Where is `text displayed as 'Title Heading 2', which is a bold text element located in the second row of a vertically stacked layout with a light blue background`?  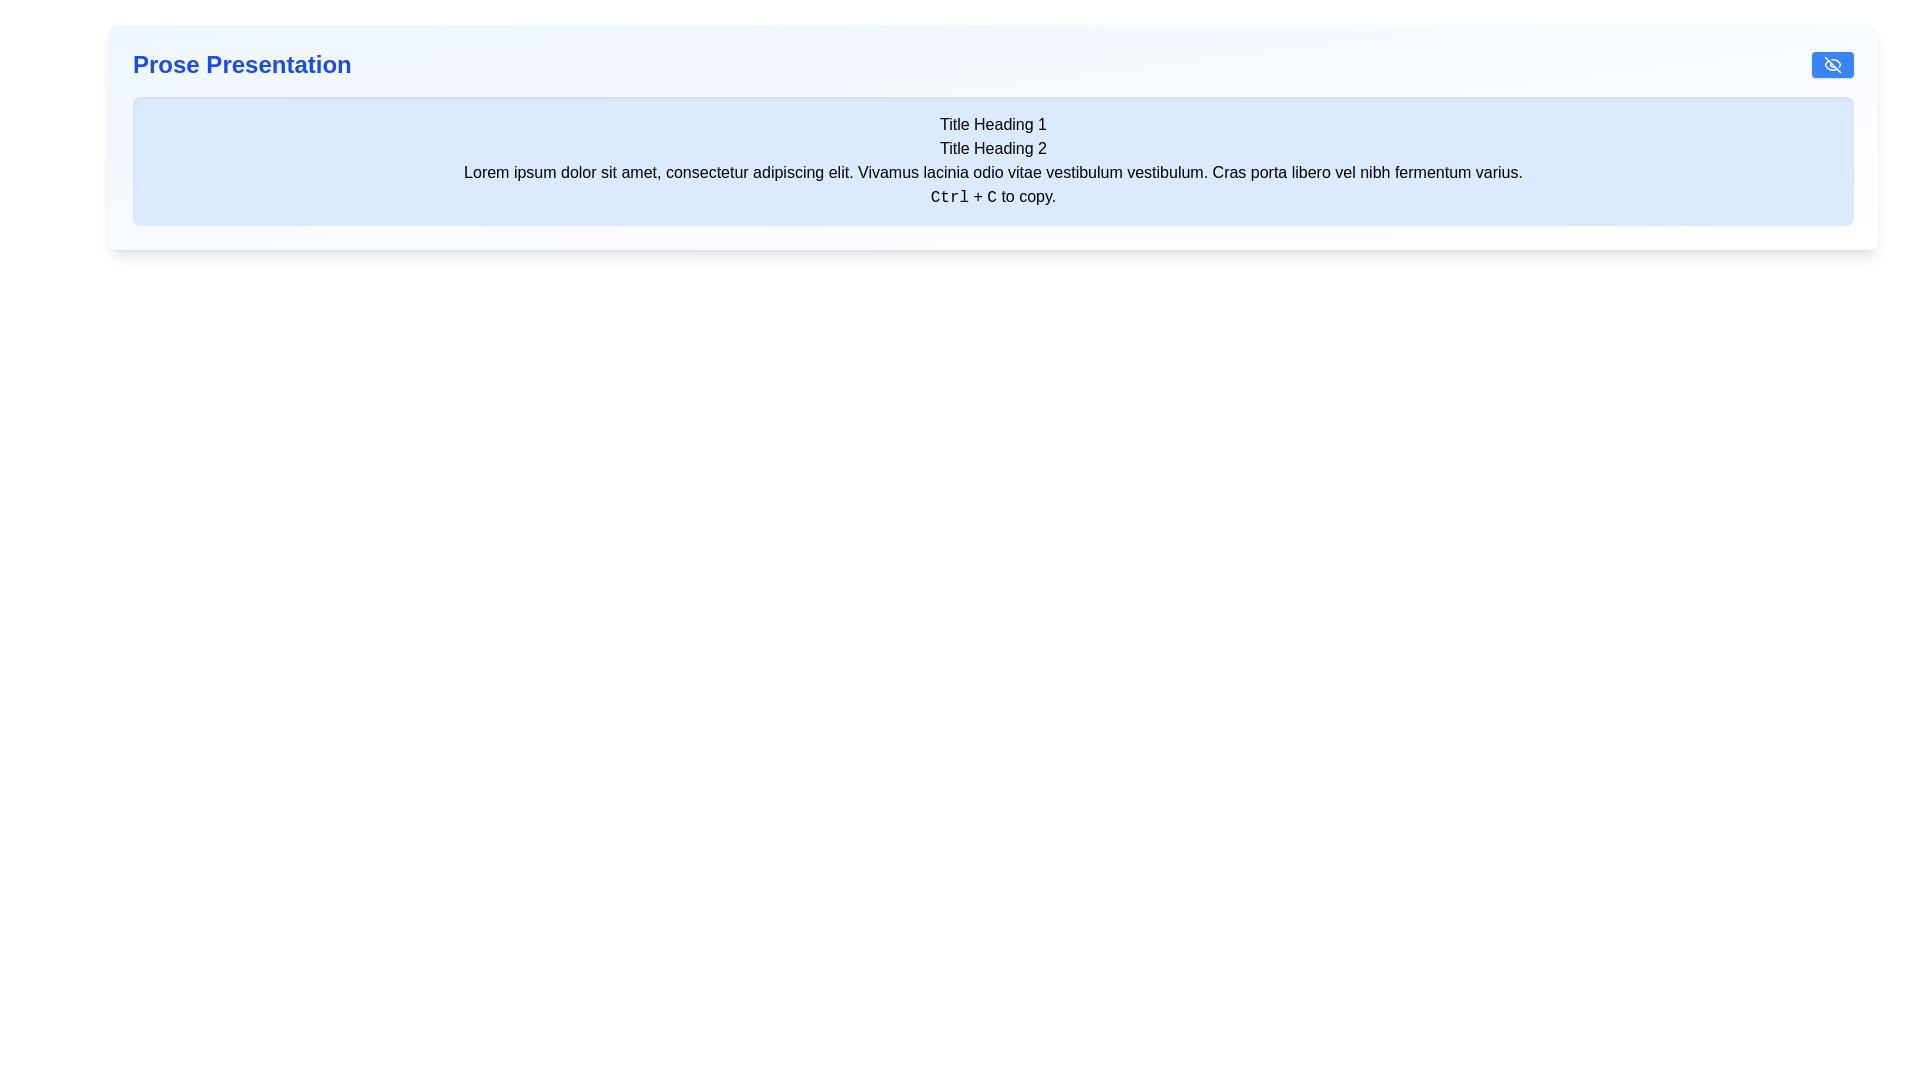
text displayed as 'Title Heading 2', which is a bold text element located in the second row of a vertically stacked layout with a light blue background is located at coordinates (993, 148).